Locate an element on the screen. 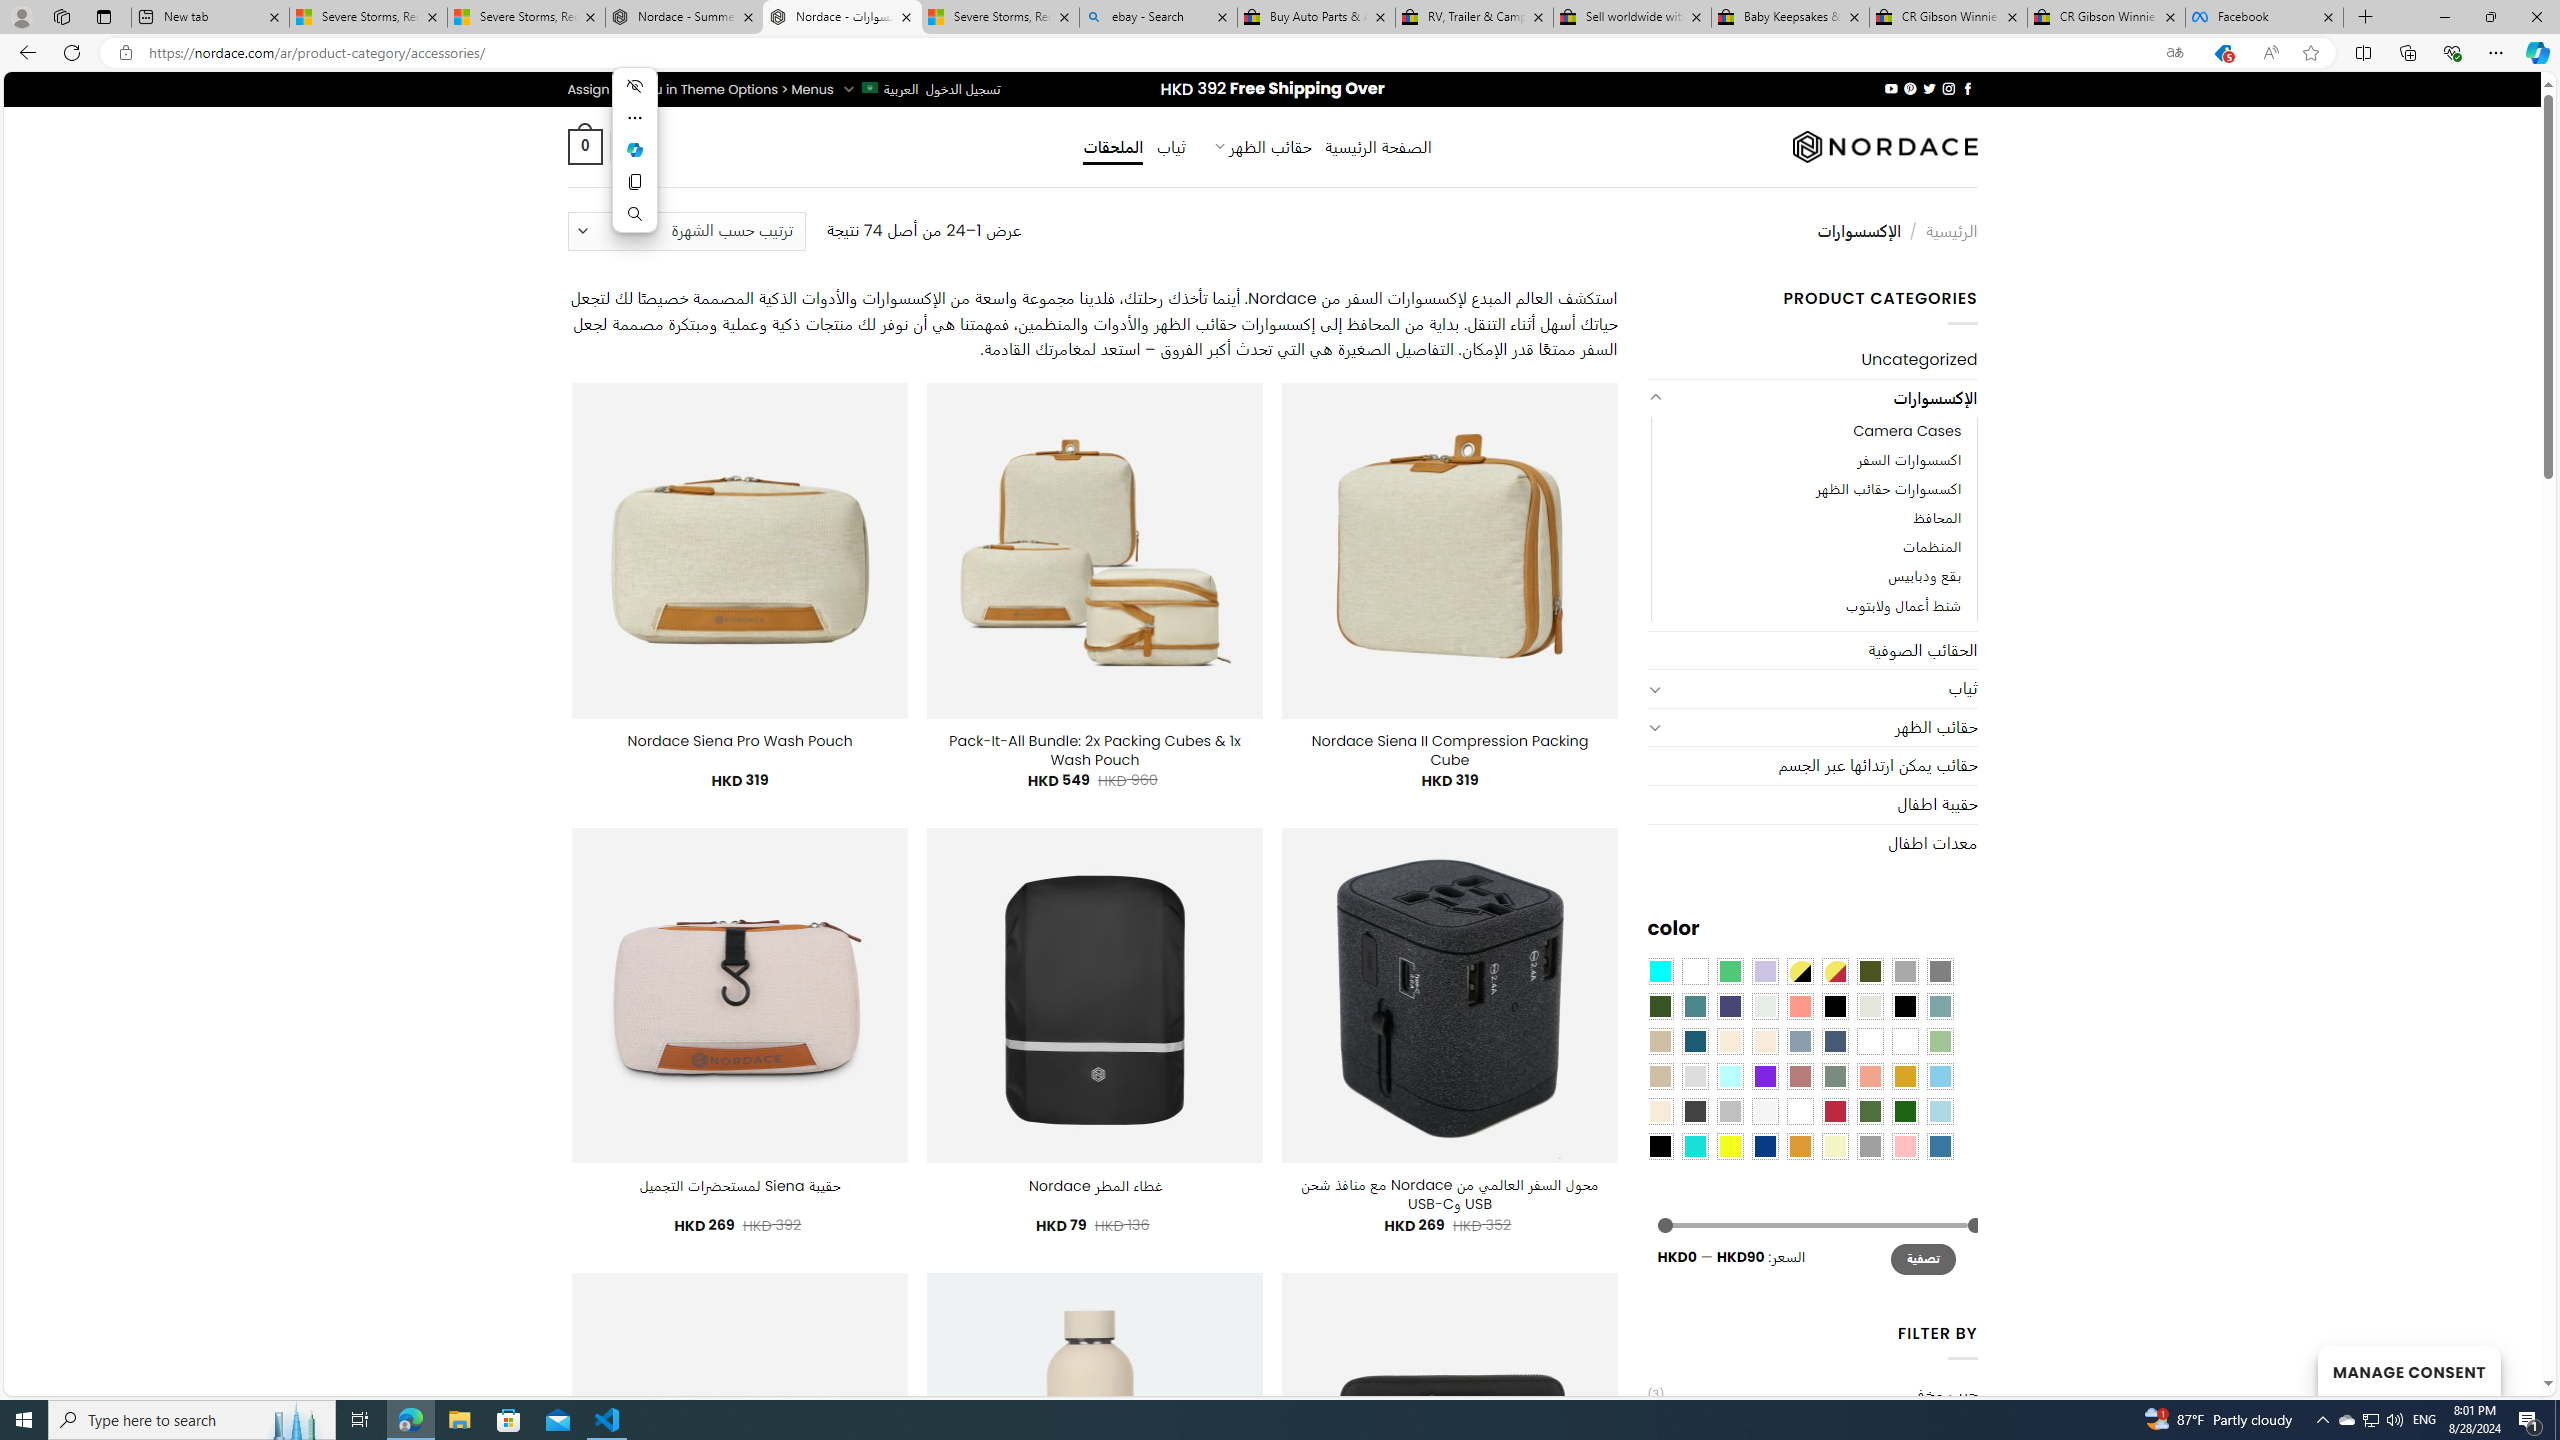 The image size is (2560, 1440). 'More actions' is located at coordinates (633, 118).